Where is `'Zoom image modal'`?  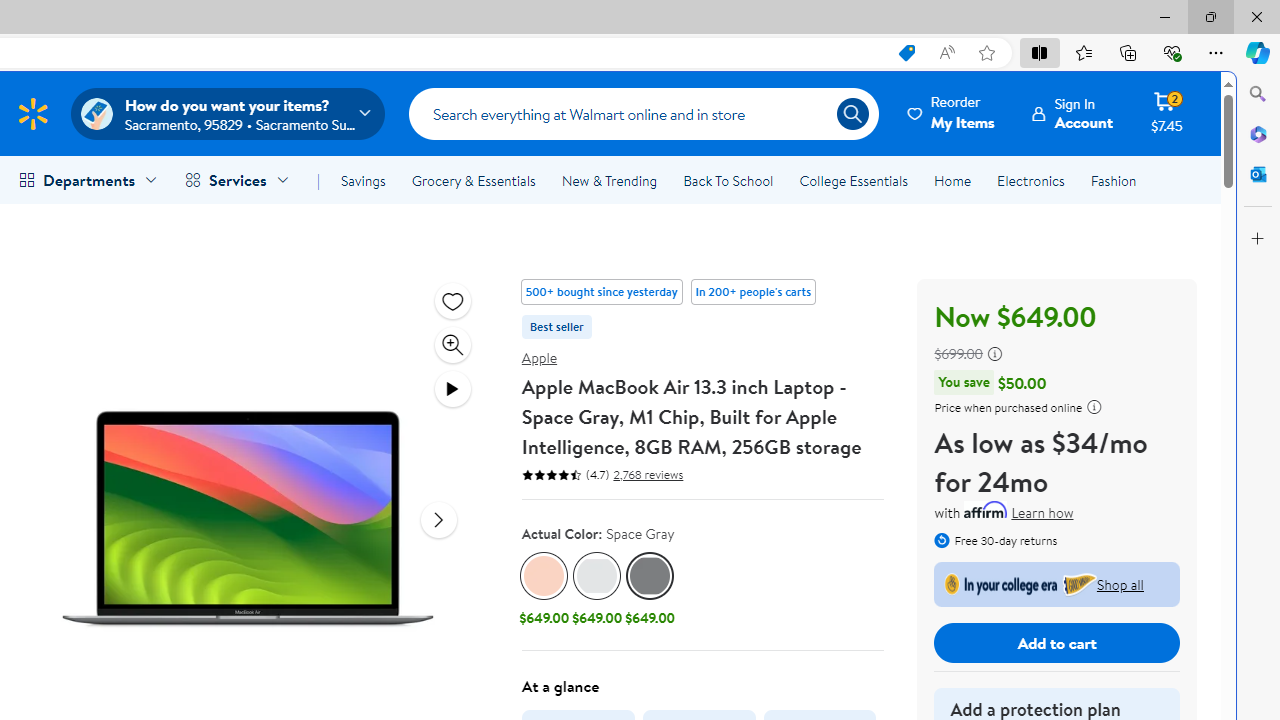 'Zoom image modal' is located at coordinates (451, 343).